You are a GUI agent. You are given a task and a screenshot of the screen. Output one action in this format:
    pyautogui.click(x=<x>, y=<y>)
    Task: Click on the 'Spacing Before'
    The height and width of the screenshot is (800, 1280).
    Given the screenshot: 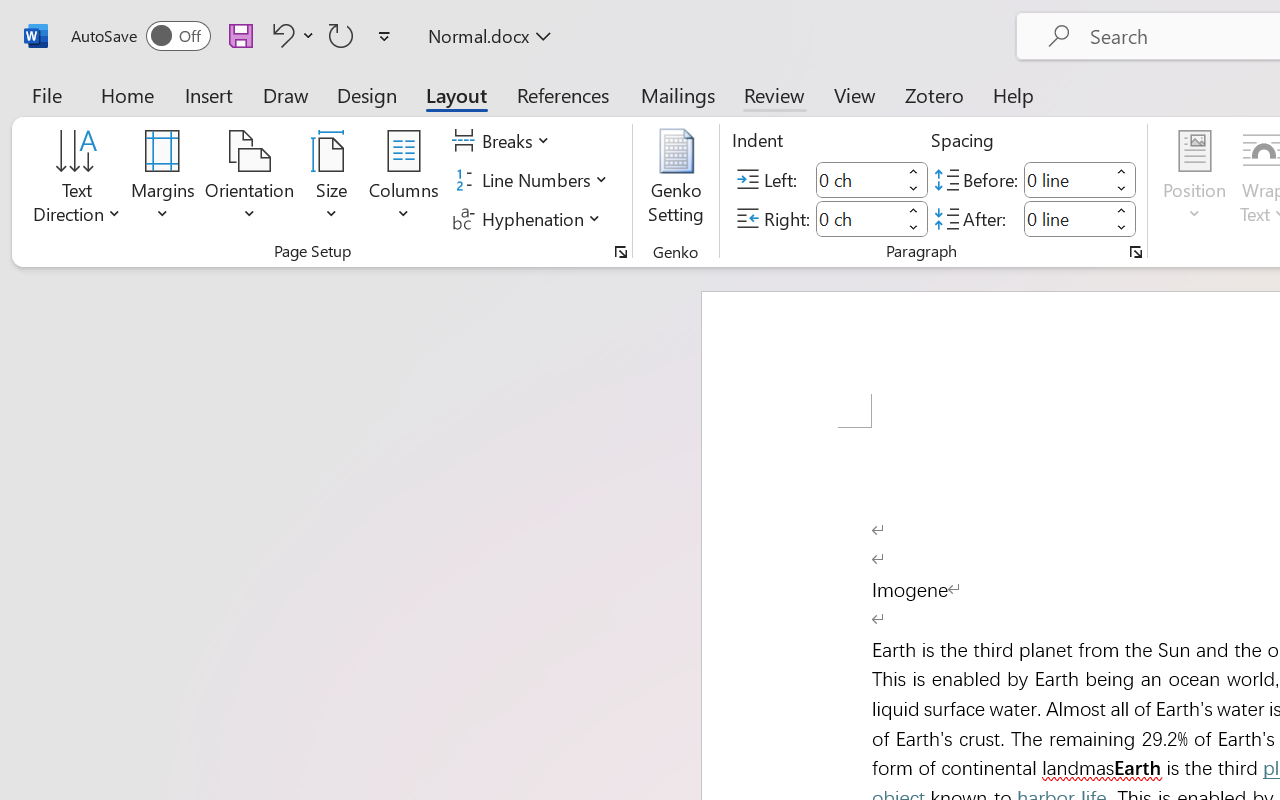 What is the action you would take?
    pyautogui.click(x=1065, y=178)
    